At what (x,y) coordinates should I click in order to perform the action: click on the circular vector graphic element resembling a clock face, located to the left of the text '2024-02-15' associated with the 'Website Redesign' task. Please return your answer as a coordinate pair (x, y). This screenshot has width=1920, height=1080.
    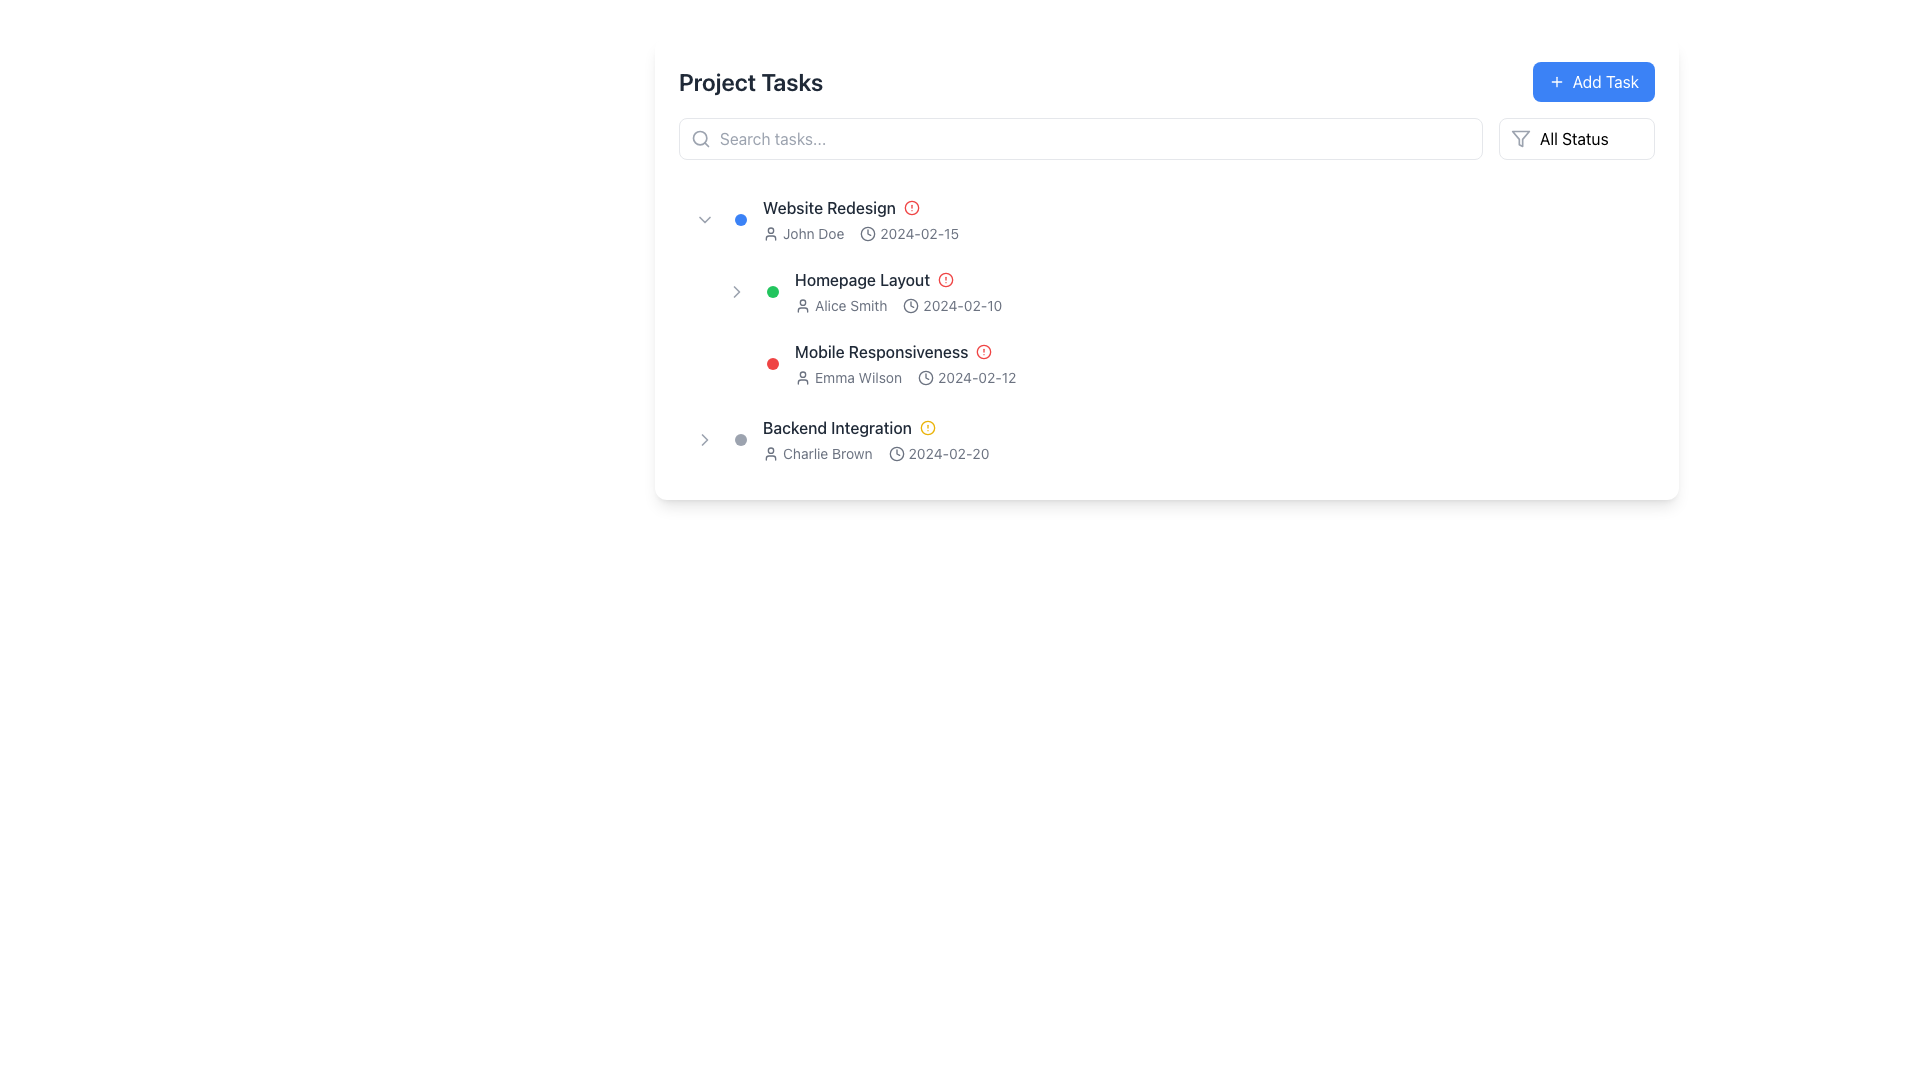
    Looking at the image, I should click on (868, 233).